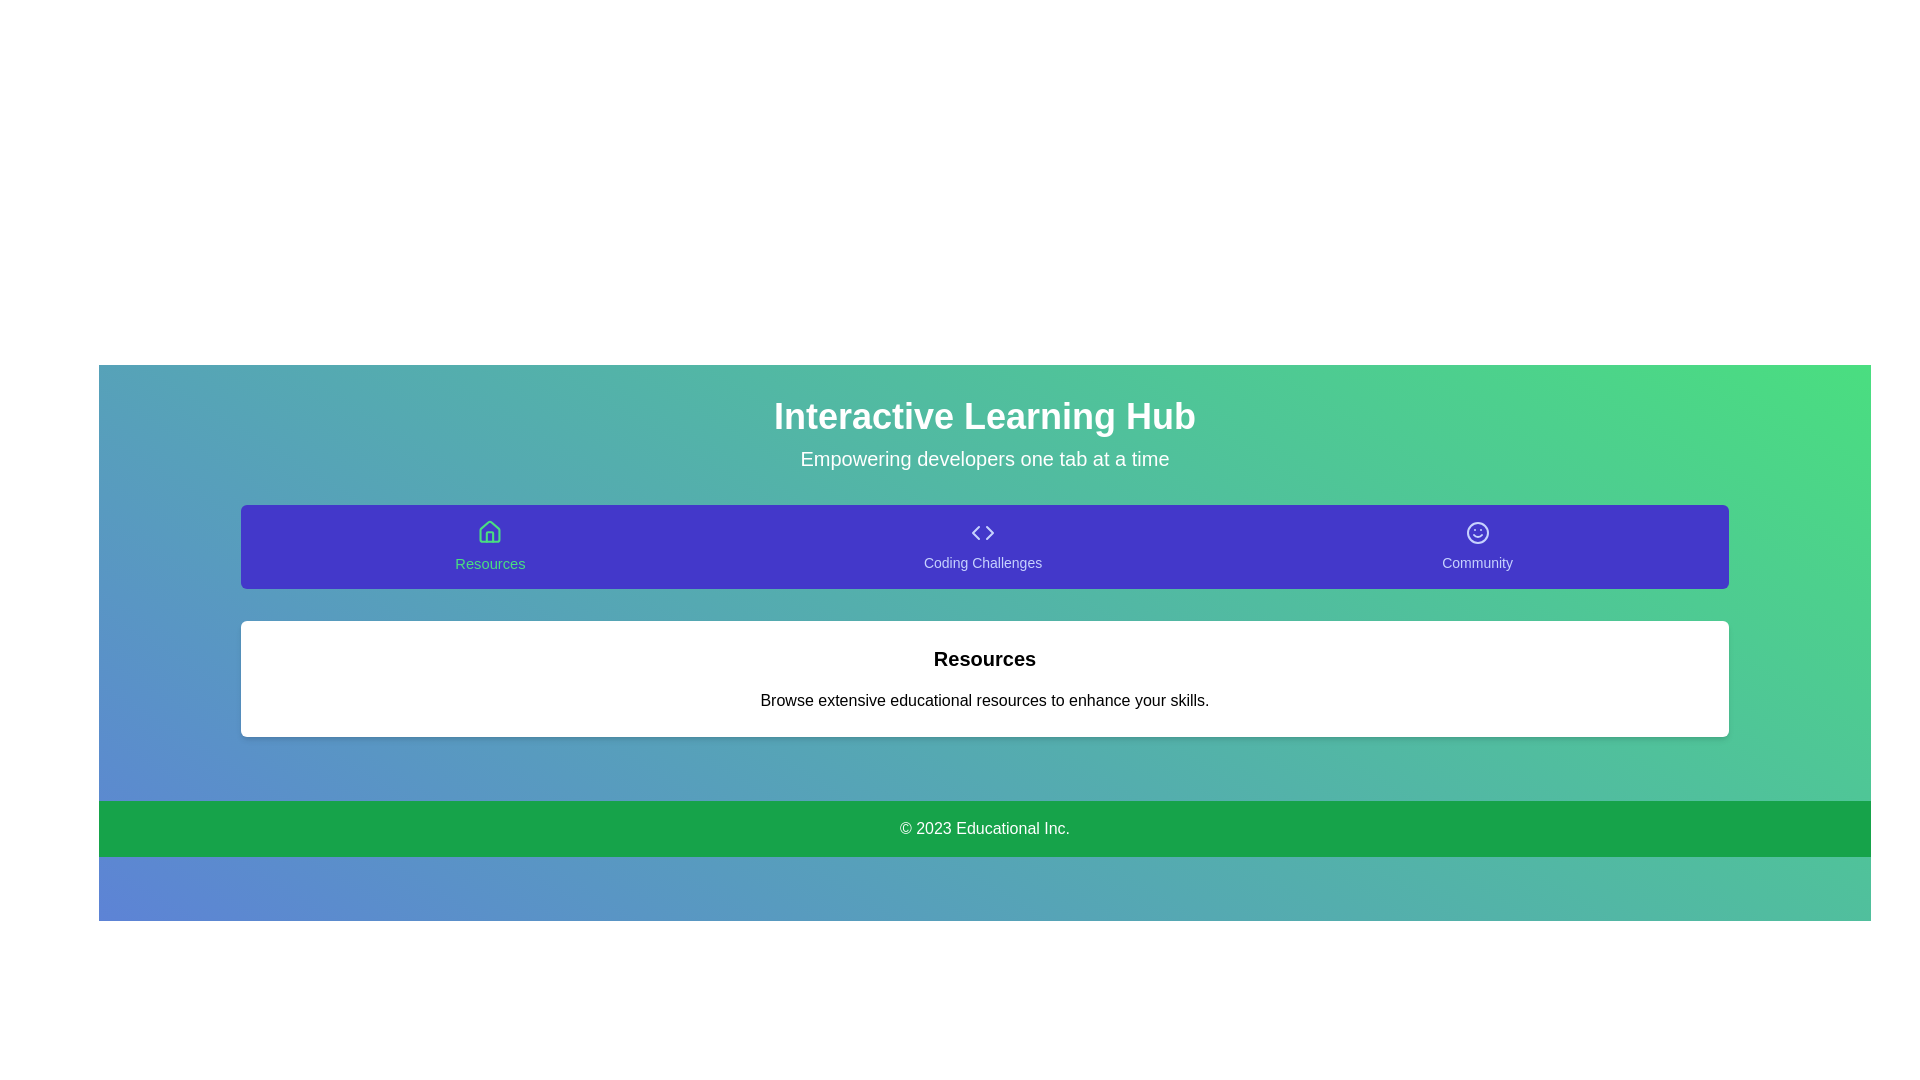  I want to click on the tab labeled Coding Challenges, so click(983, 547).